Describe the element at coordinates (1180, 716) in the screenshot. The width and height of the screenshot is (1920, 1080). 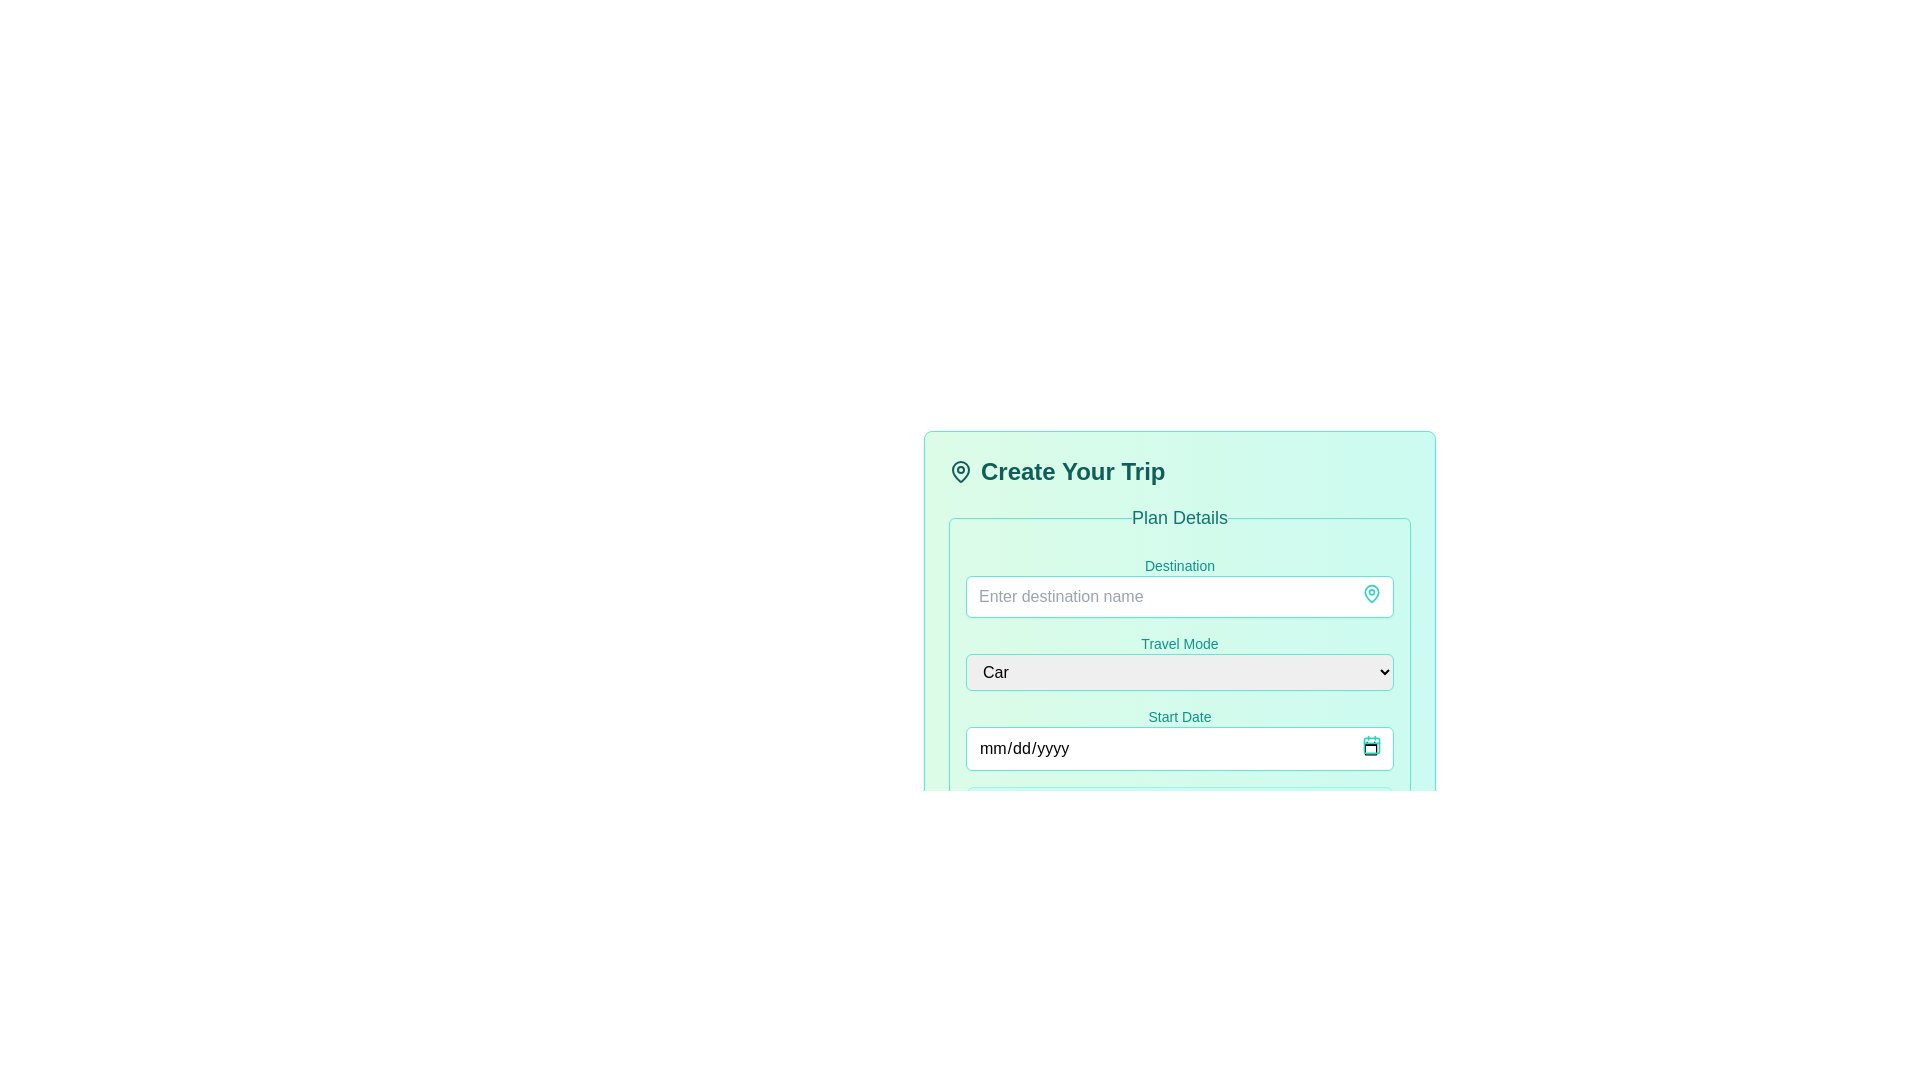
I see `the 'Start Date' text label which is styled with a medium-sized, teal-colored font, located in the 'Create Your Trip' form under the 'Plan Details' section, positioned above the date input field and adjacent to a calendar icon` at that location.